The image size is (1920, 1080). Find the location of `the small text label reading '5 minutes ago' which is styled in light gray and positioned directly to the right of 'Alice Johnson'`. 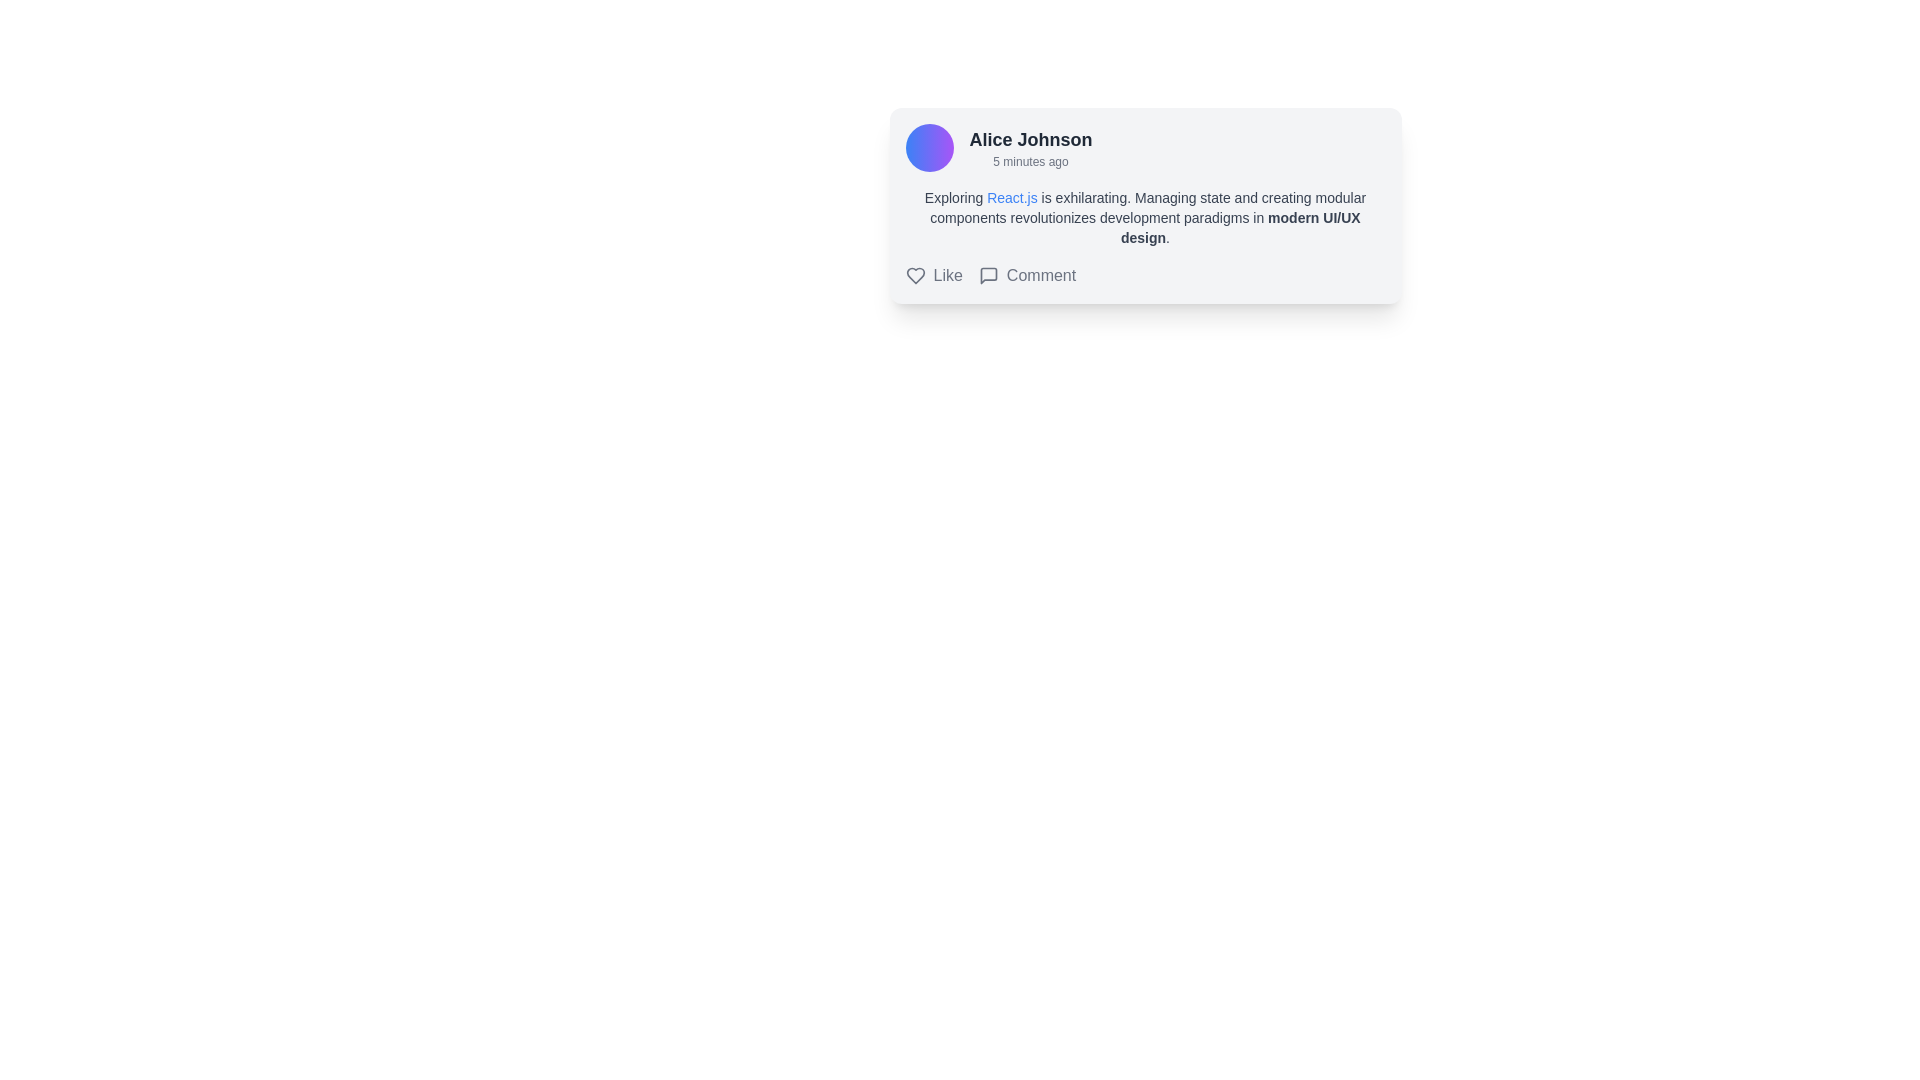

the small text label reading '5 minutes ago' which is styled in light gray and positioned directly to the right of 'Alice Johnson' is located at coordinates (1031, 161).